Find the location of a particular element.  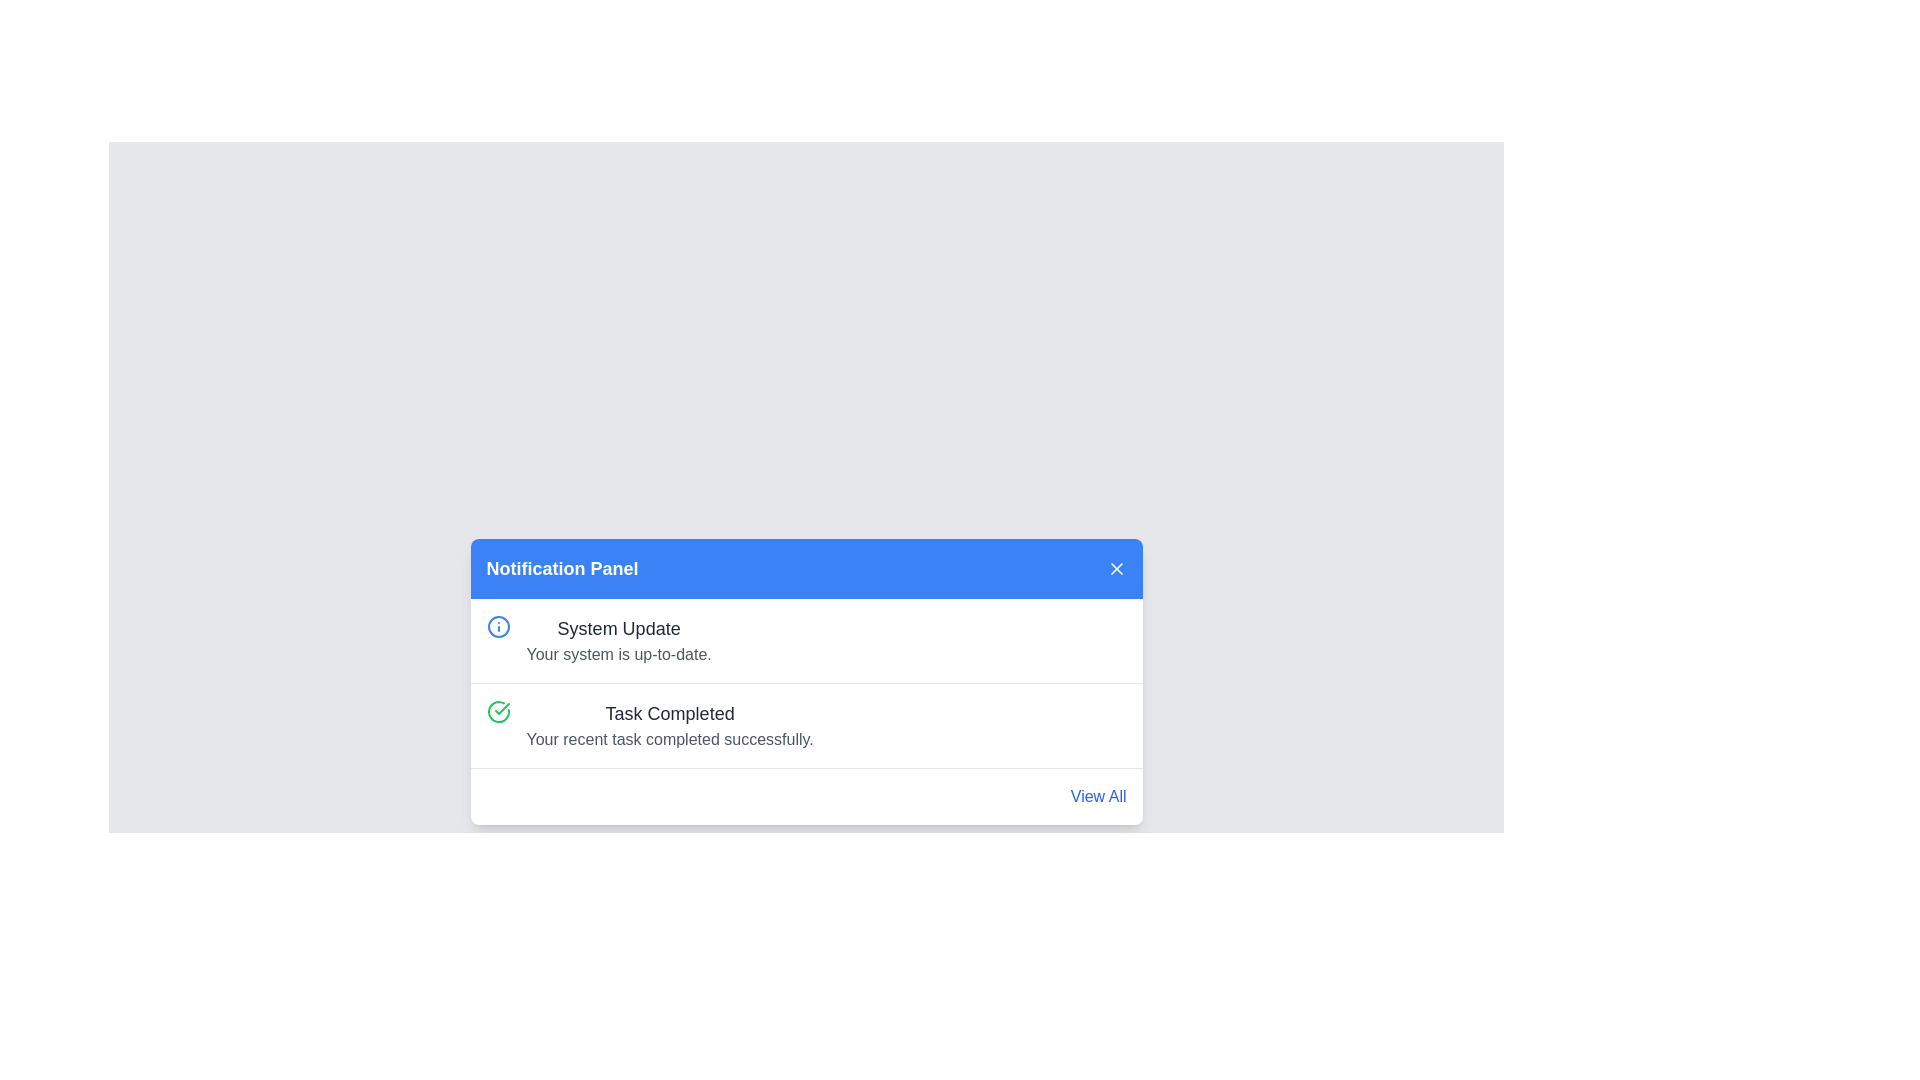

the 'Notification Panel' text label, which is styled in bold and positioned on the blue header of the notification interface is located at coordinates (561, 569).